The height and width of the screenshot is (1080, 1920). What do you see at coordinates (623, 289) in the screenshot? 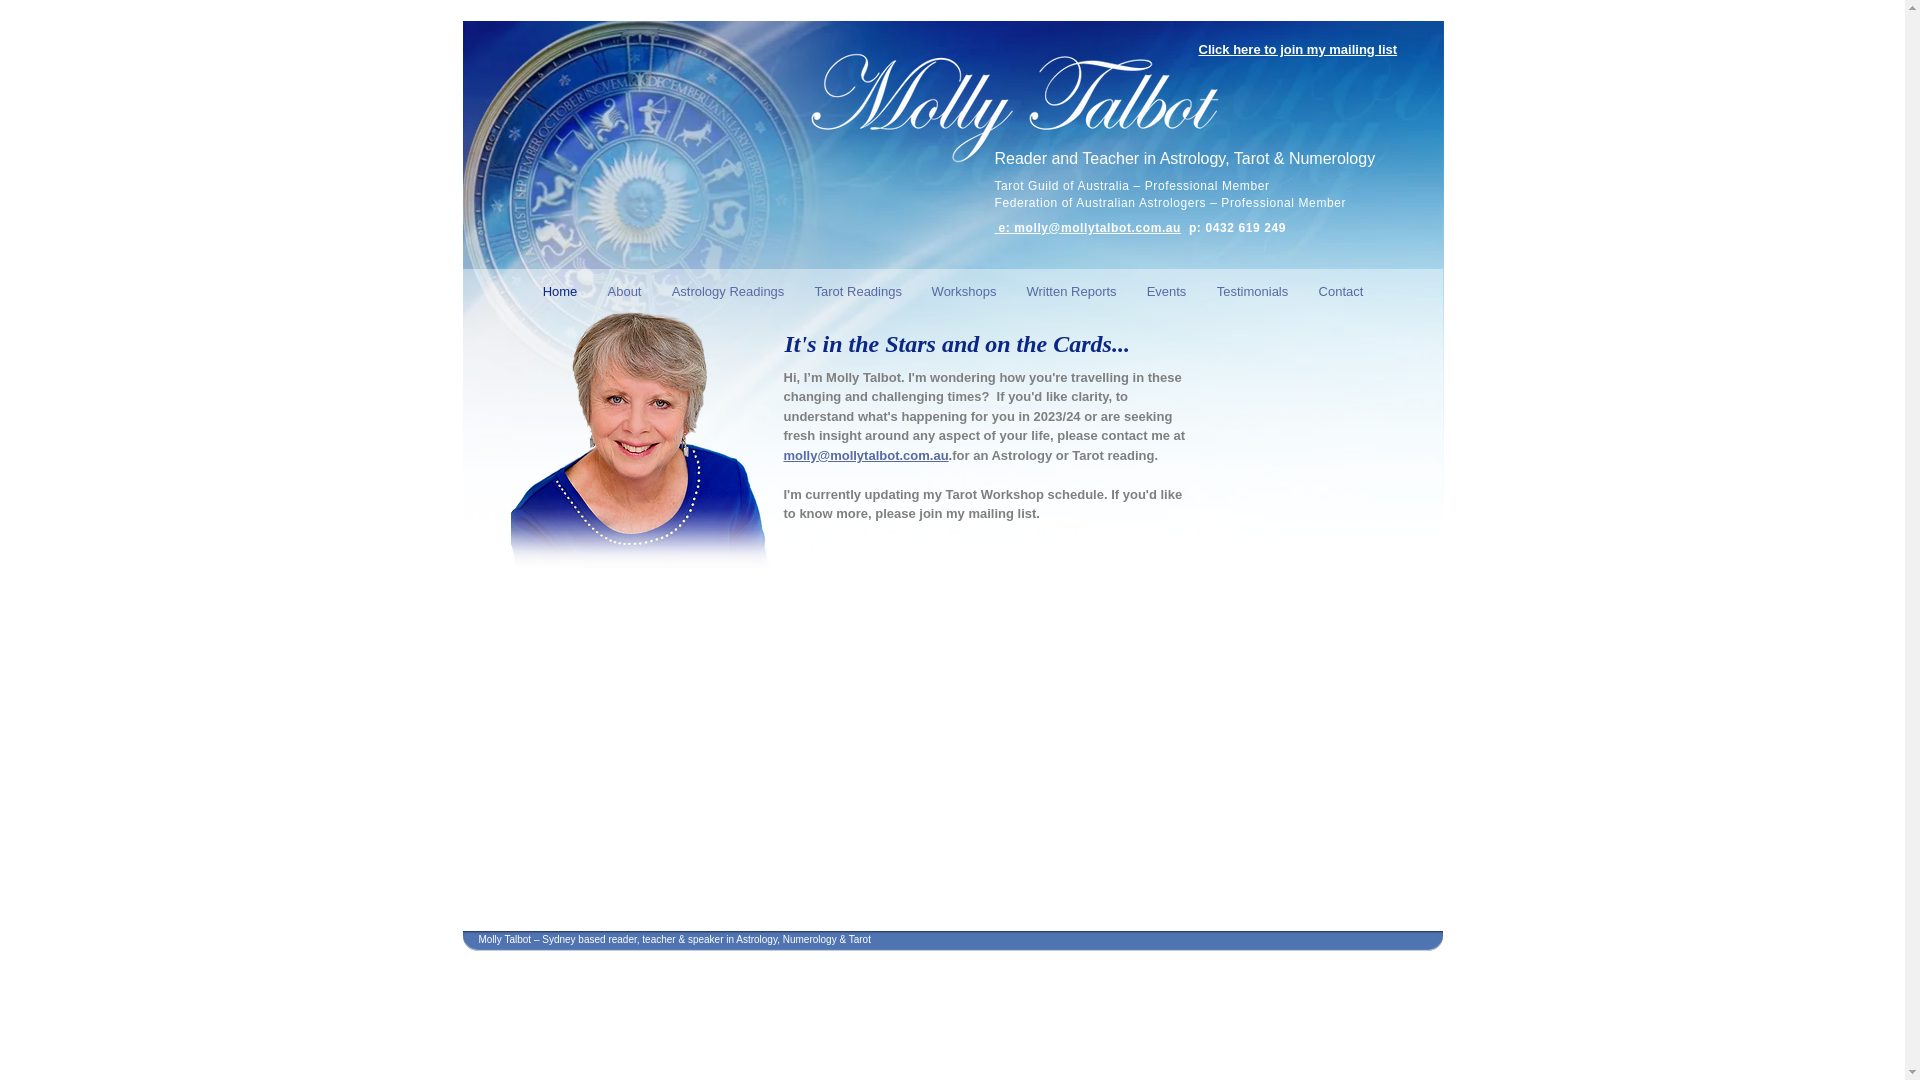
I see `'About'` at bounding box center [623, 289].